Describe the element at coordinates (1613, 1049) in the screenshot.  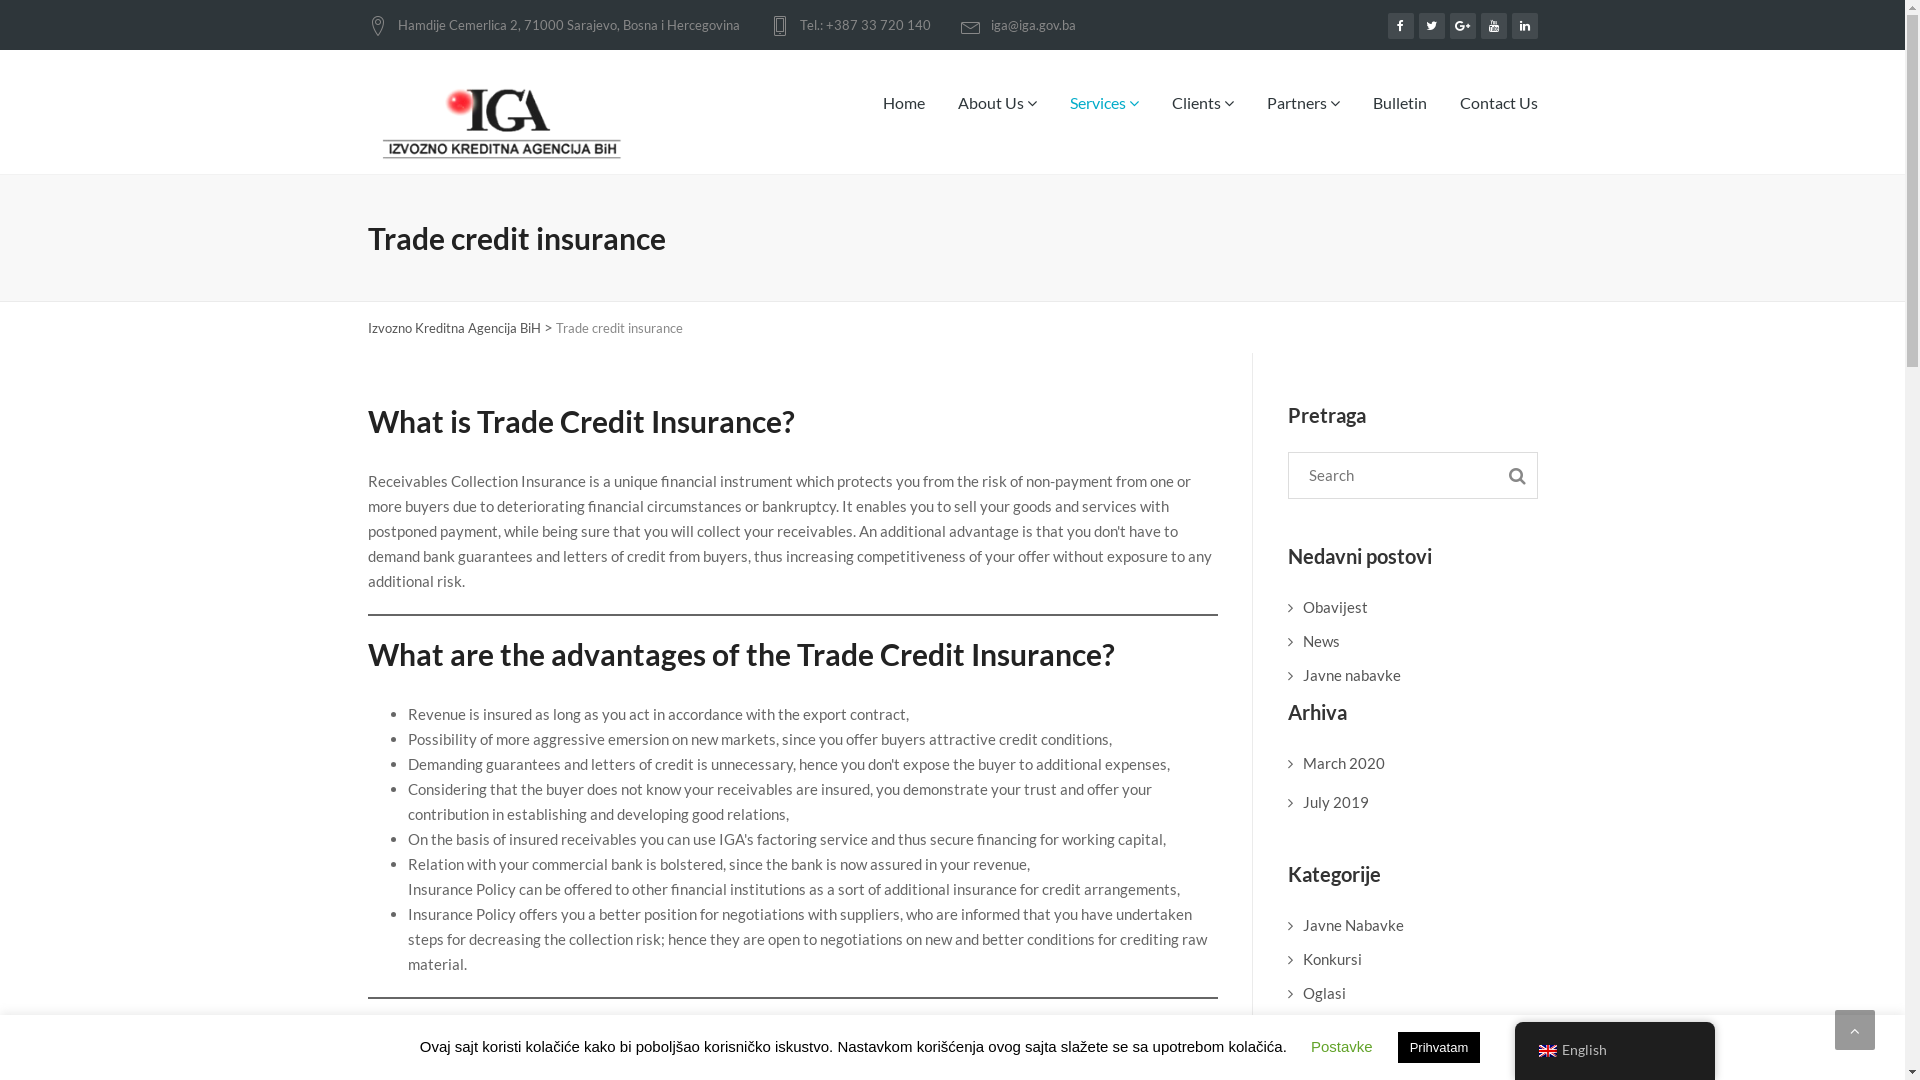
I see `'English'` at that location.